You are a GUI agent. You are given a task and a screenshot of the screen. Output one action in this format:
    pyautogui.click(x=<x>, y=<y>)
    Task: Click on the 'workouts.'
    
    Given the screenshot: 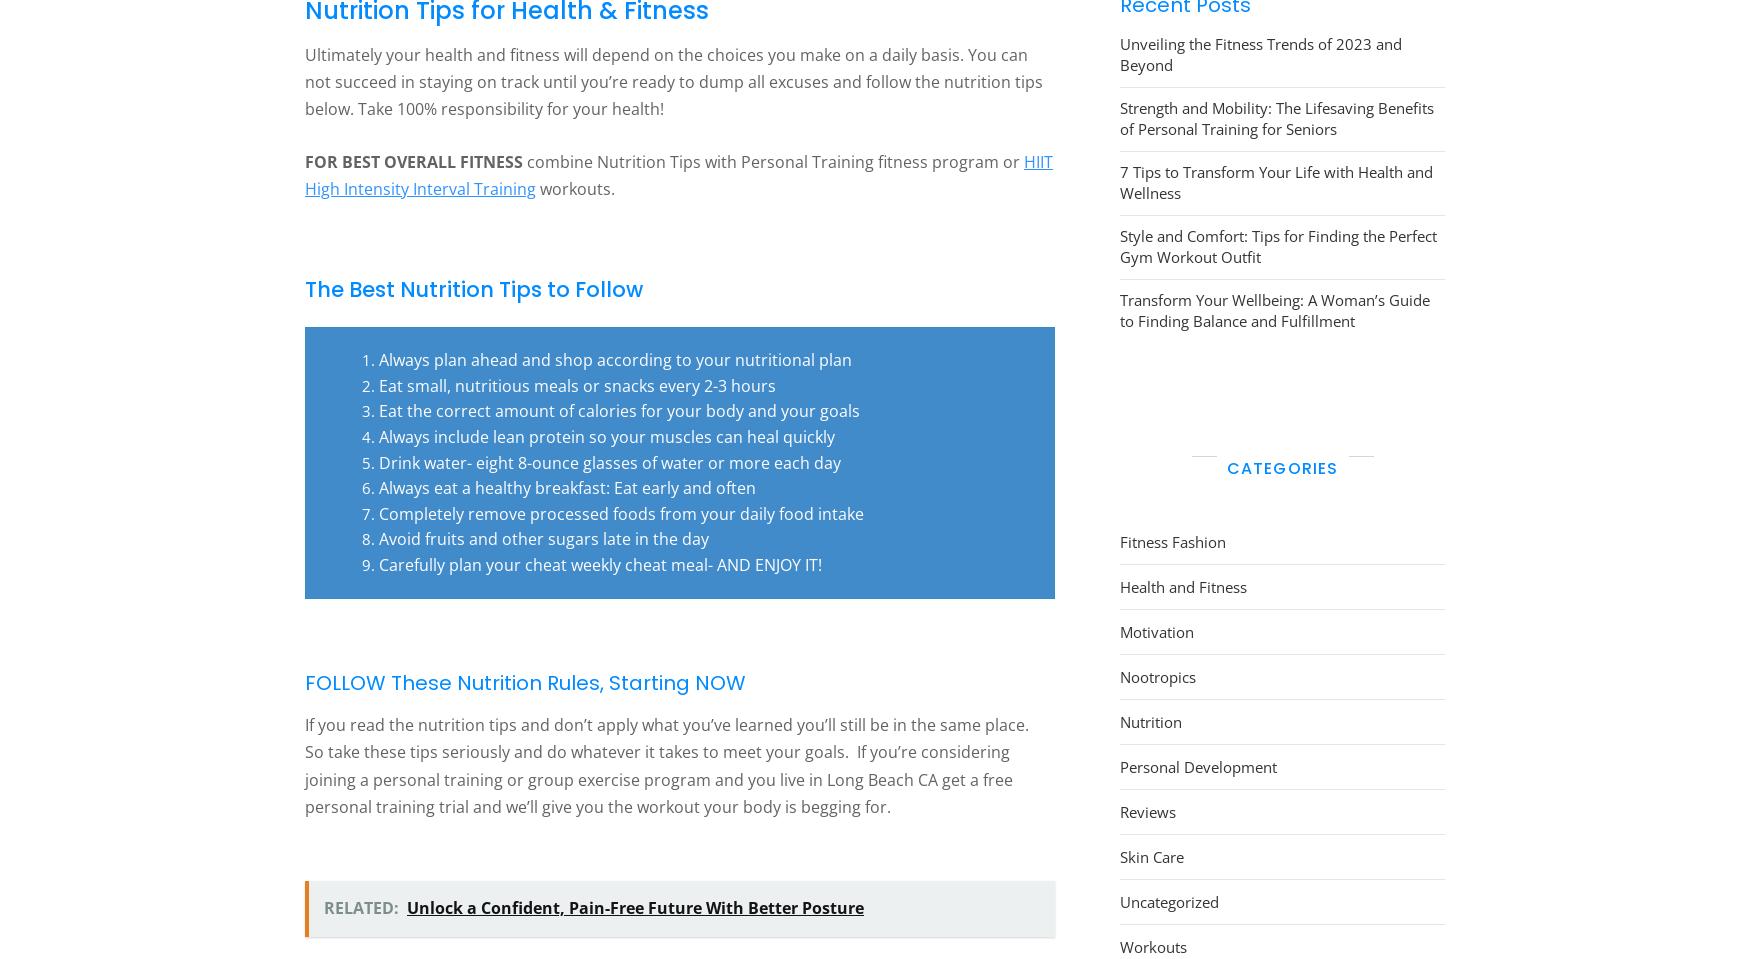 What is the action you would take?
    pyautogui.click(x=575, y=186)
    